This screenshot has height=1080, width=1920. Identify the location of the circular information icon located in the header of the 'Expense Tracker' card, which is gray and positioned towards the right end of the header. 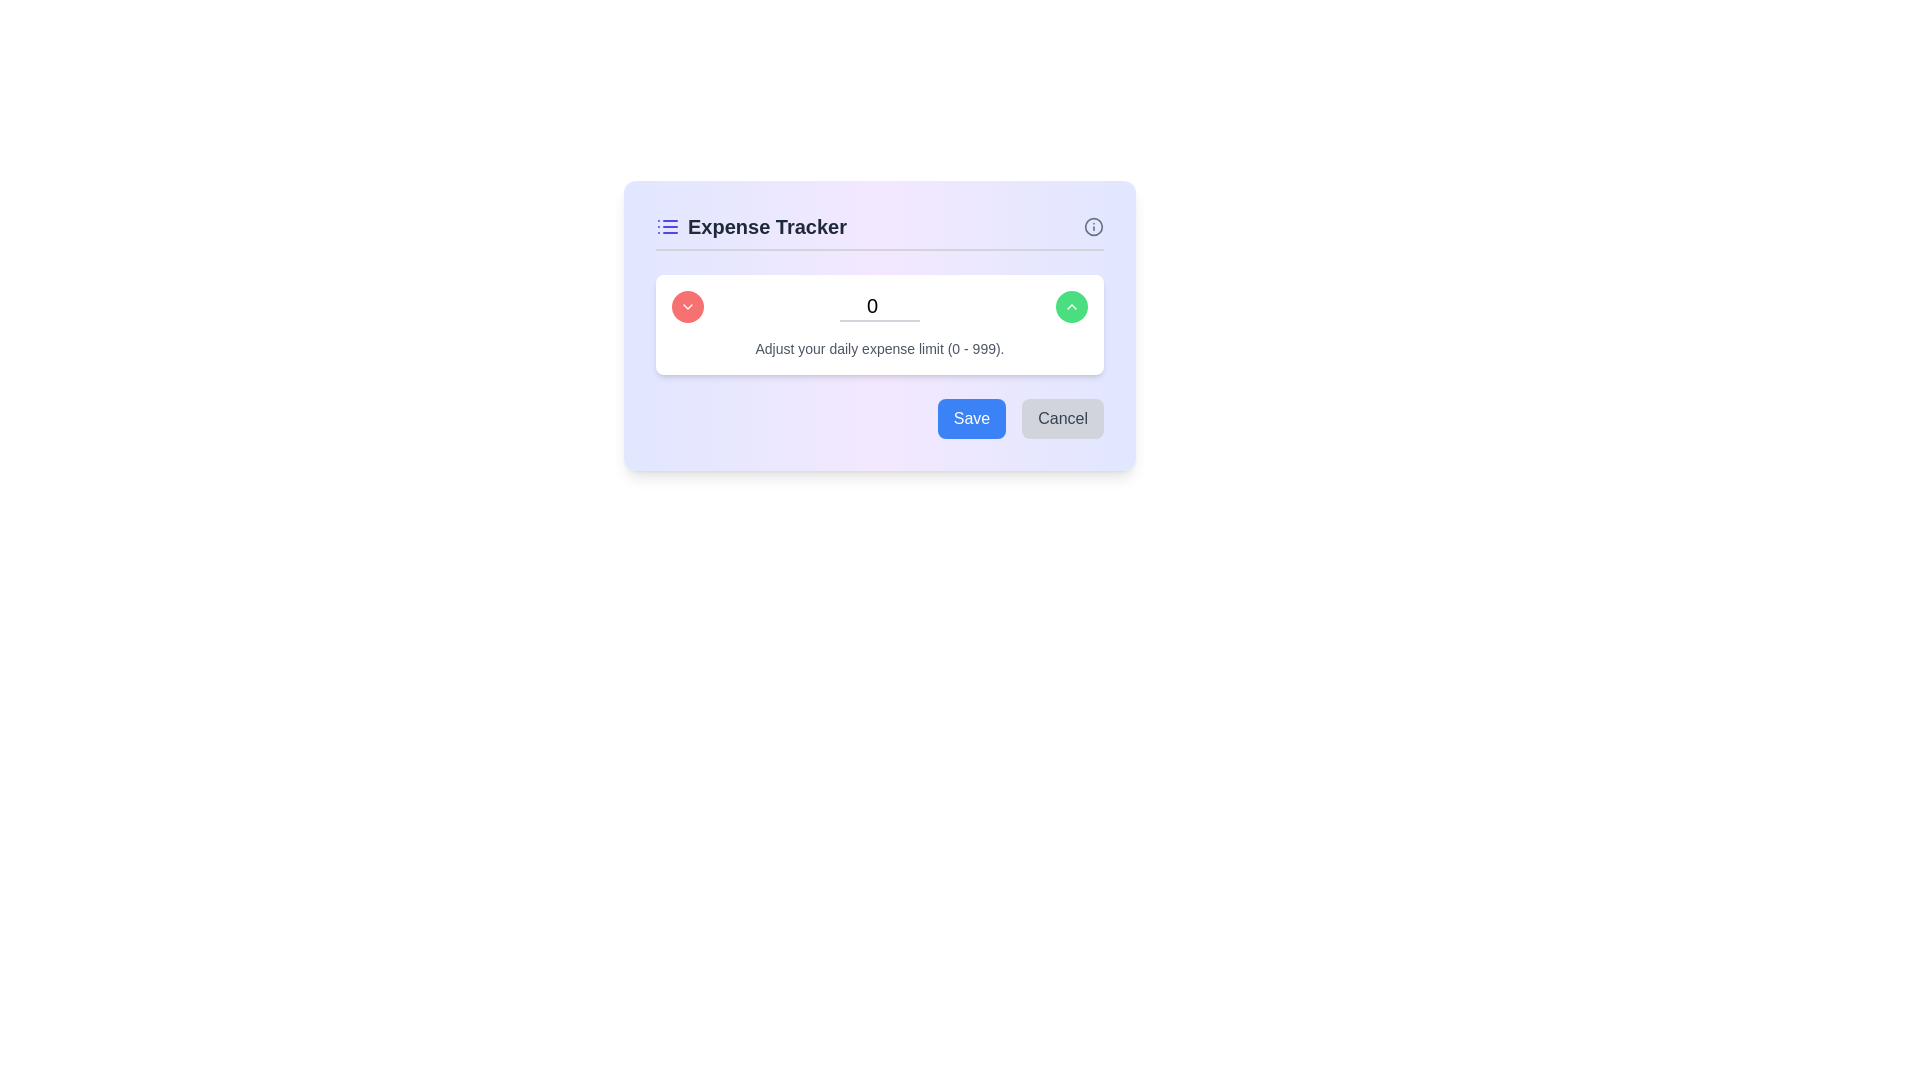
(1093, 226).